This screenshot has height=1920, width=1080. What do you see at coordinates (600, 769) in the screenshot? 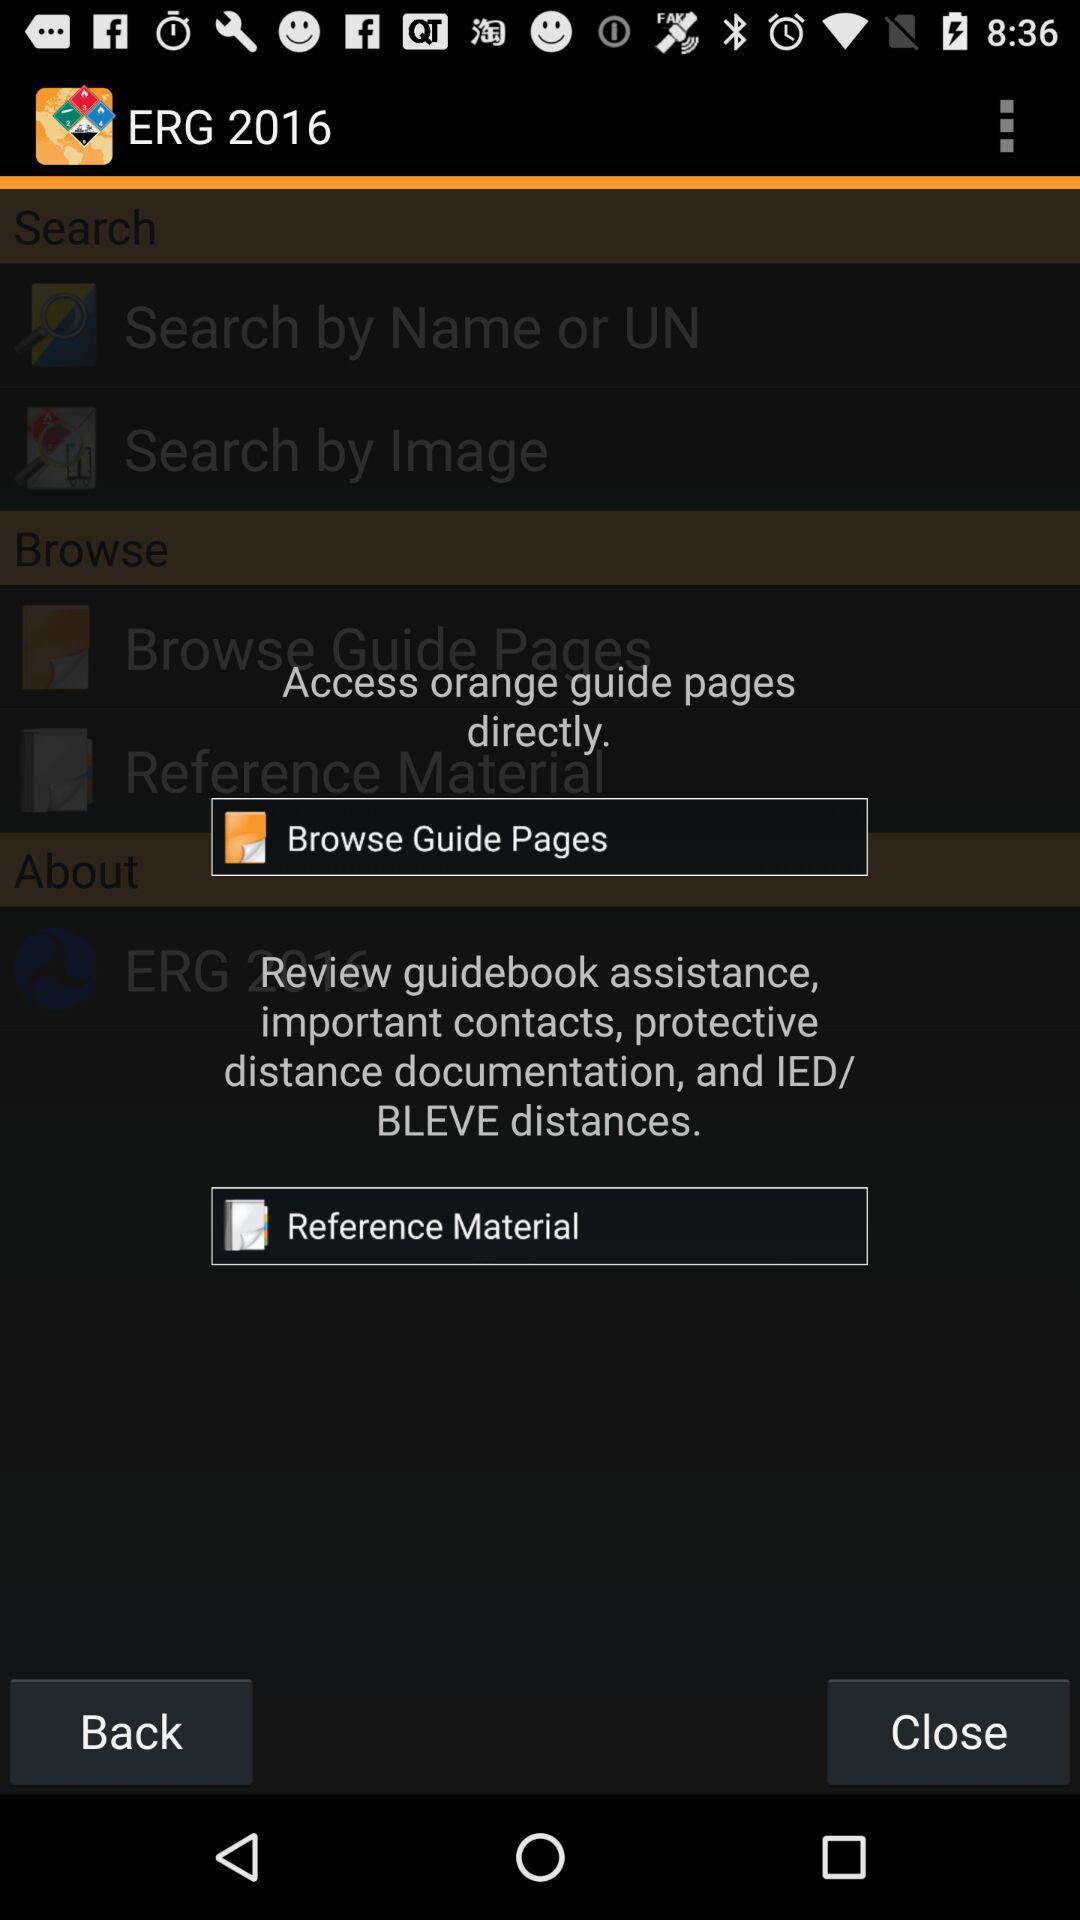
I see `reference material icon` at bounding box center [600, 769].